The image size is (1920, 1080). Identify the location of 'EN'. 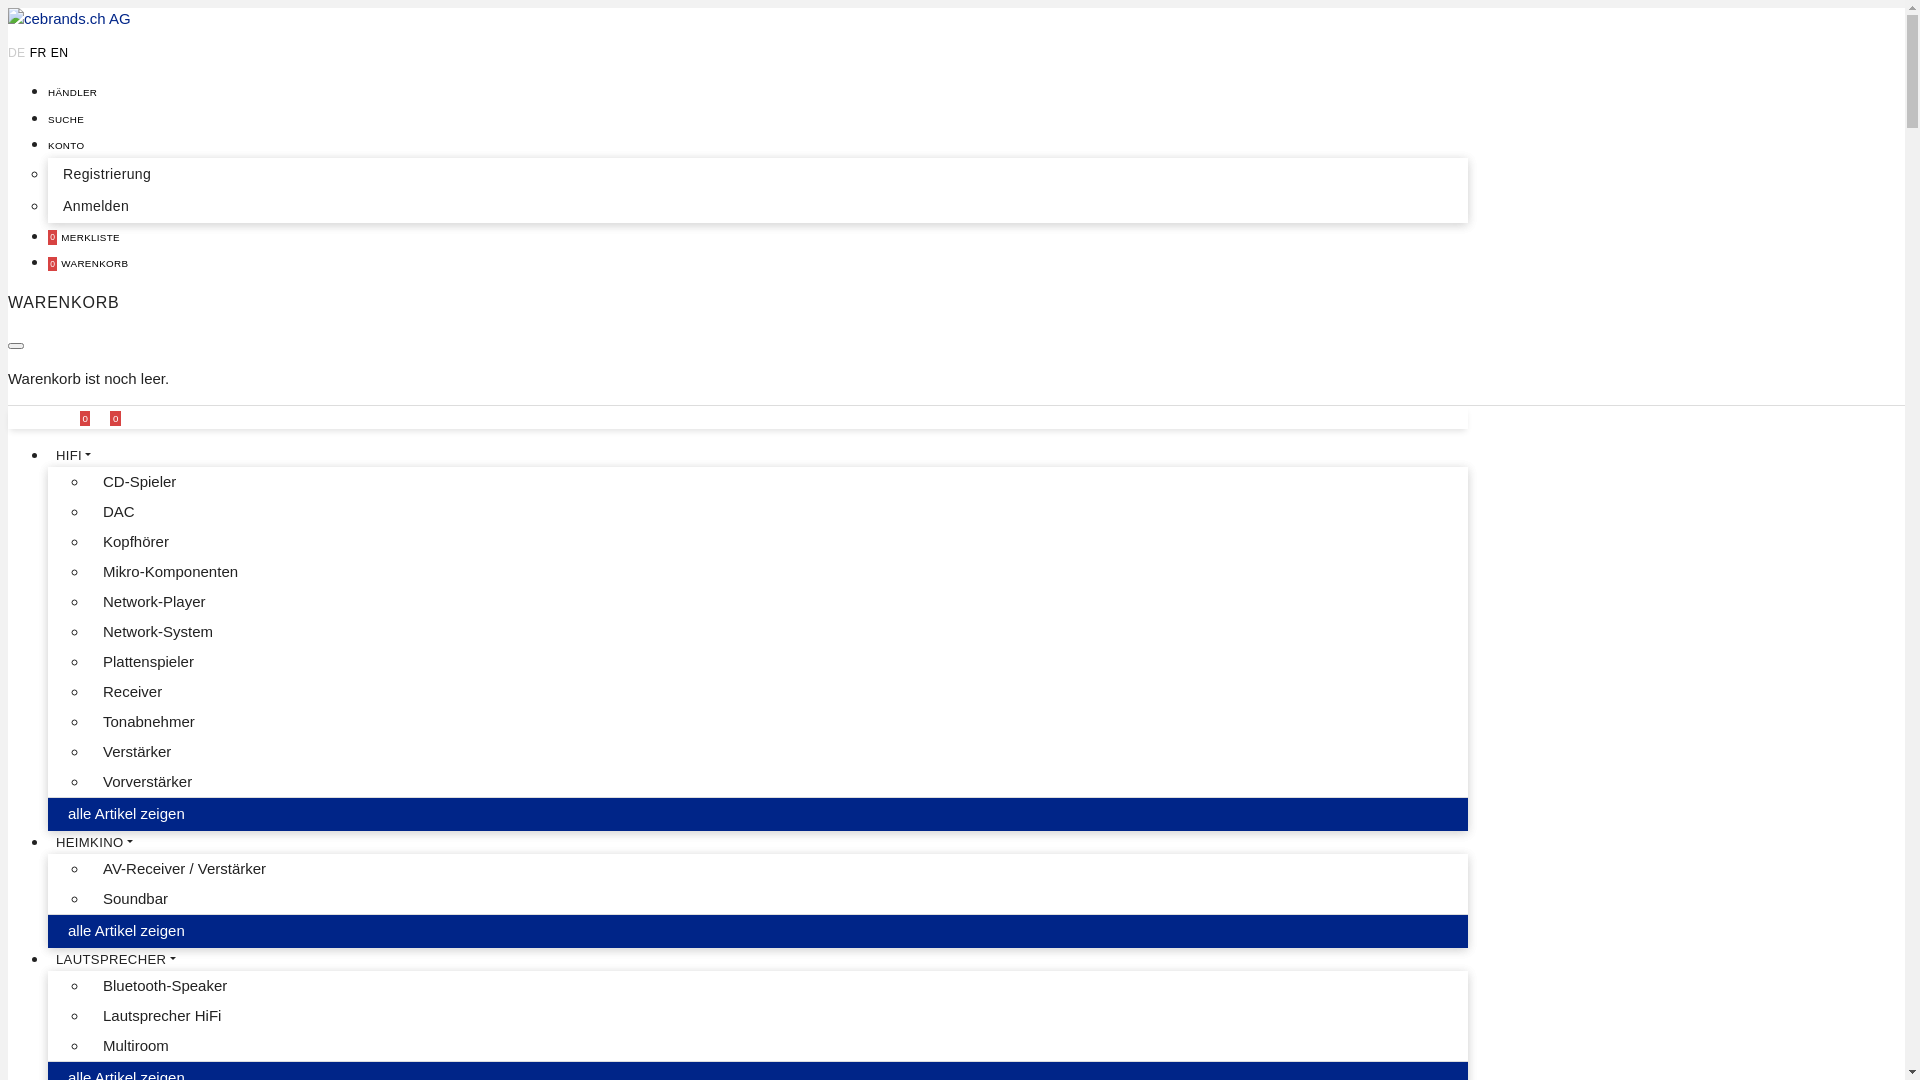
(51, 52).